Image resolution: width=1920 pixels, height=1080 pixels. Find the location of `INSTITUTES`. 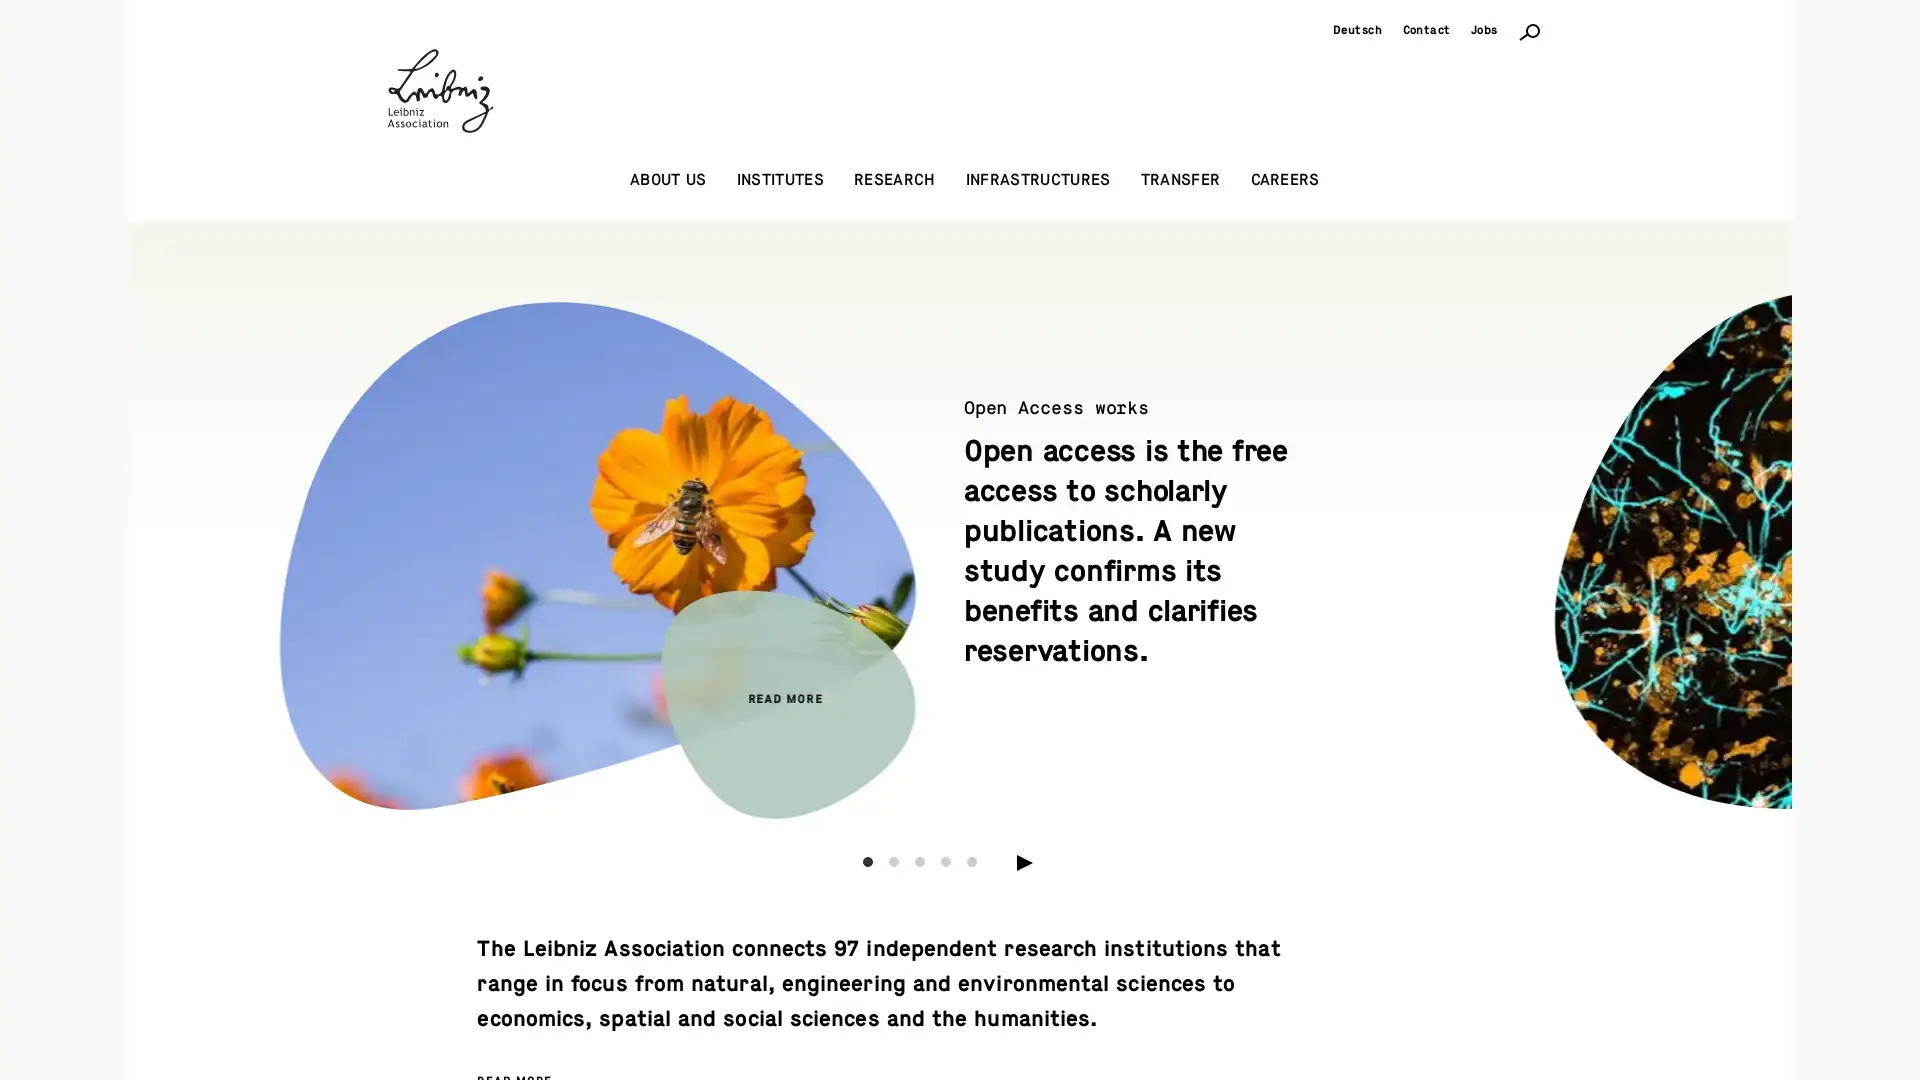

INSTITUTES is located at coordinates (778, 180).